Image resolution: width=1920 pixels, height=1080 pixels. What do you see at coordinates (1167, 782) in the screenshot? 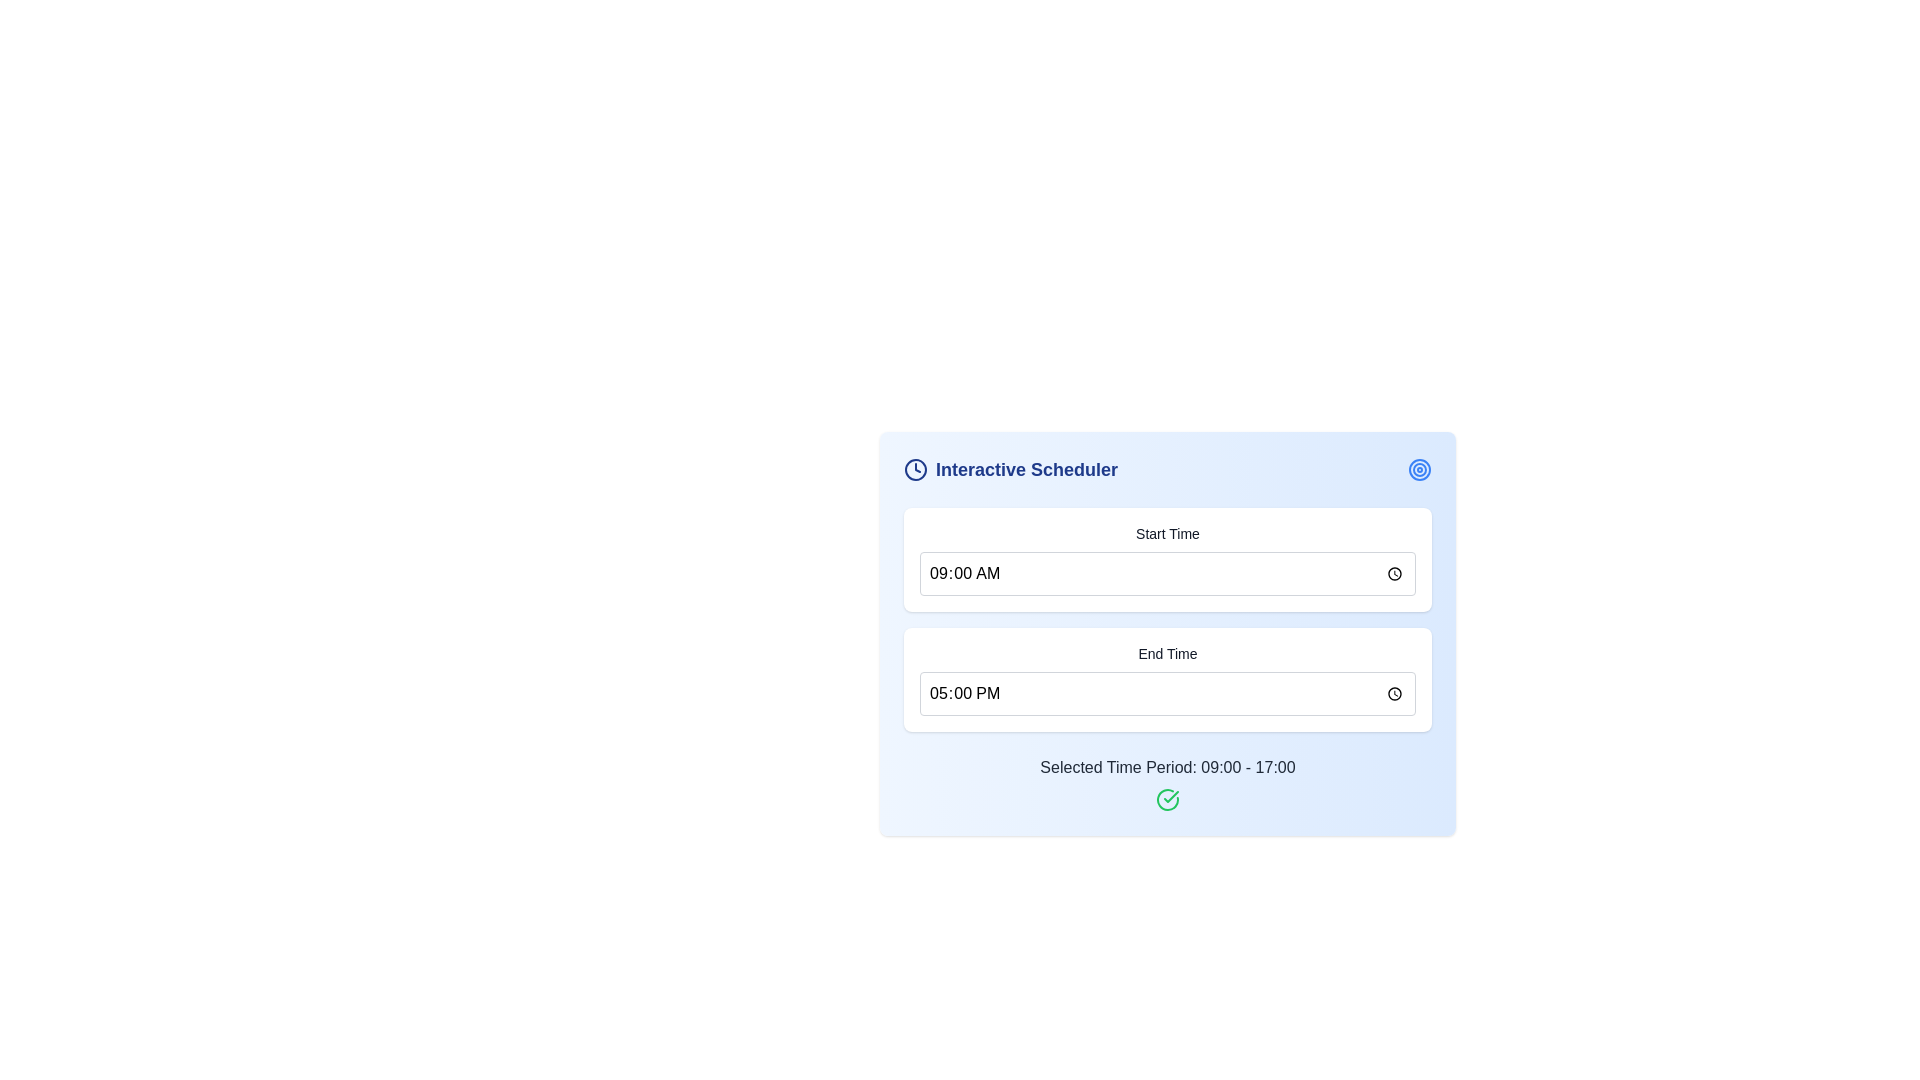
I see `the label displaying 'Selected Time Period: 09:00 - 17:00' with a green check-circle icon, located at the bottom of the 'Interactive Scheduler' section` at bounding box center [1167, 782].